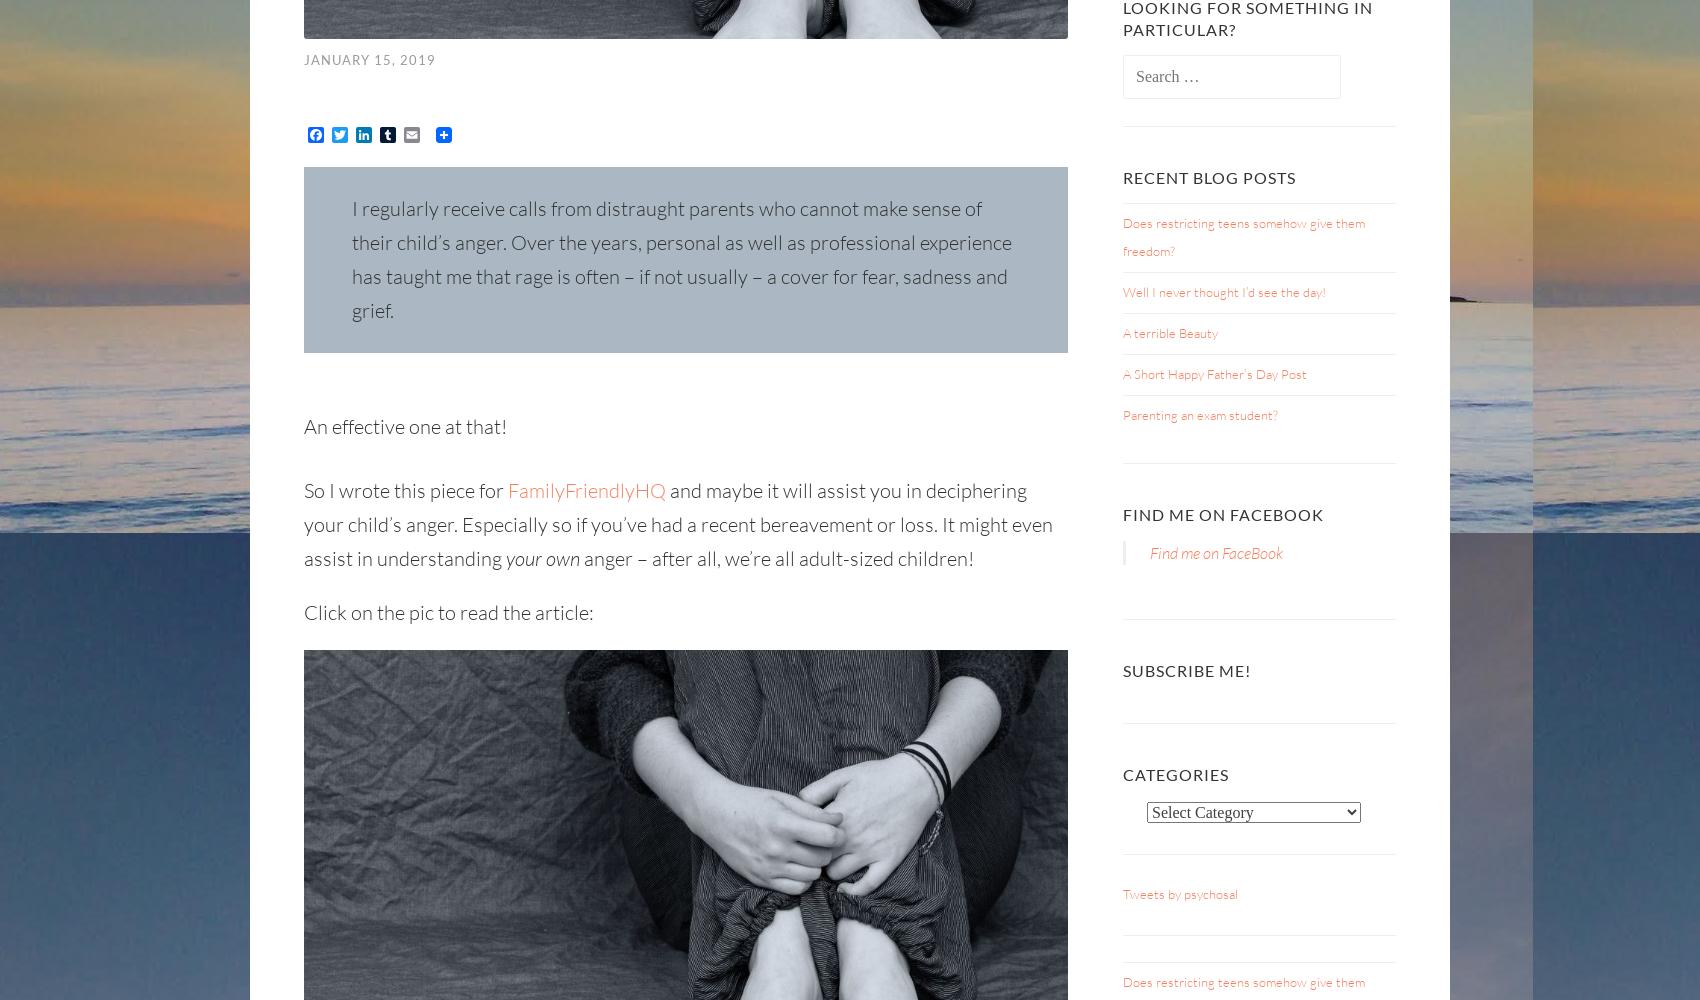 Image resolution: width=1700 pixels, height=1000 pixels. Describe the element at coordinates (541, 557) in the screenshot. I see `'your own'` at that location.